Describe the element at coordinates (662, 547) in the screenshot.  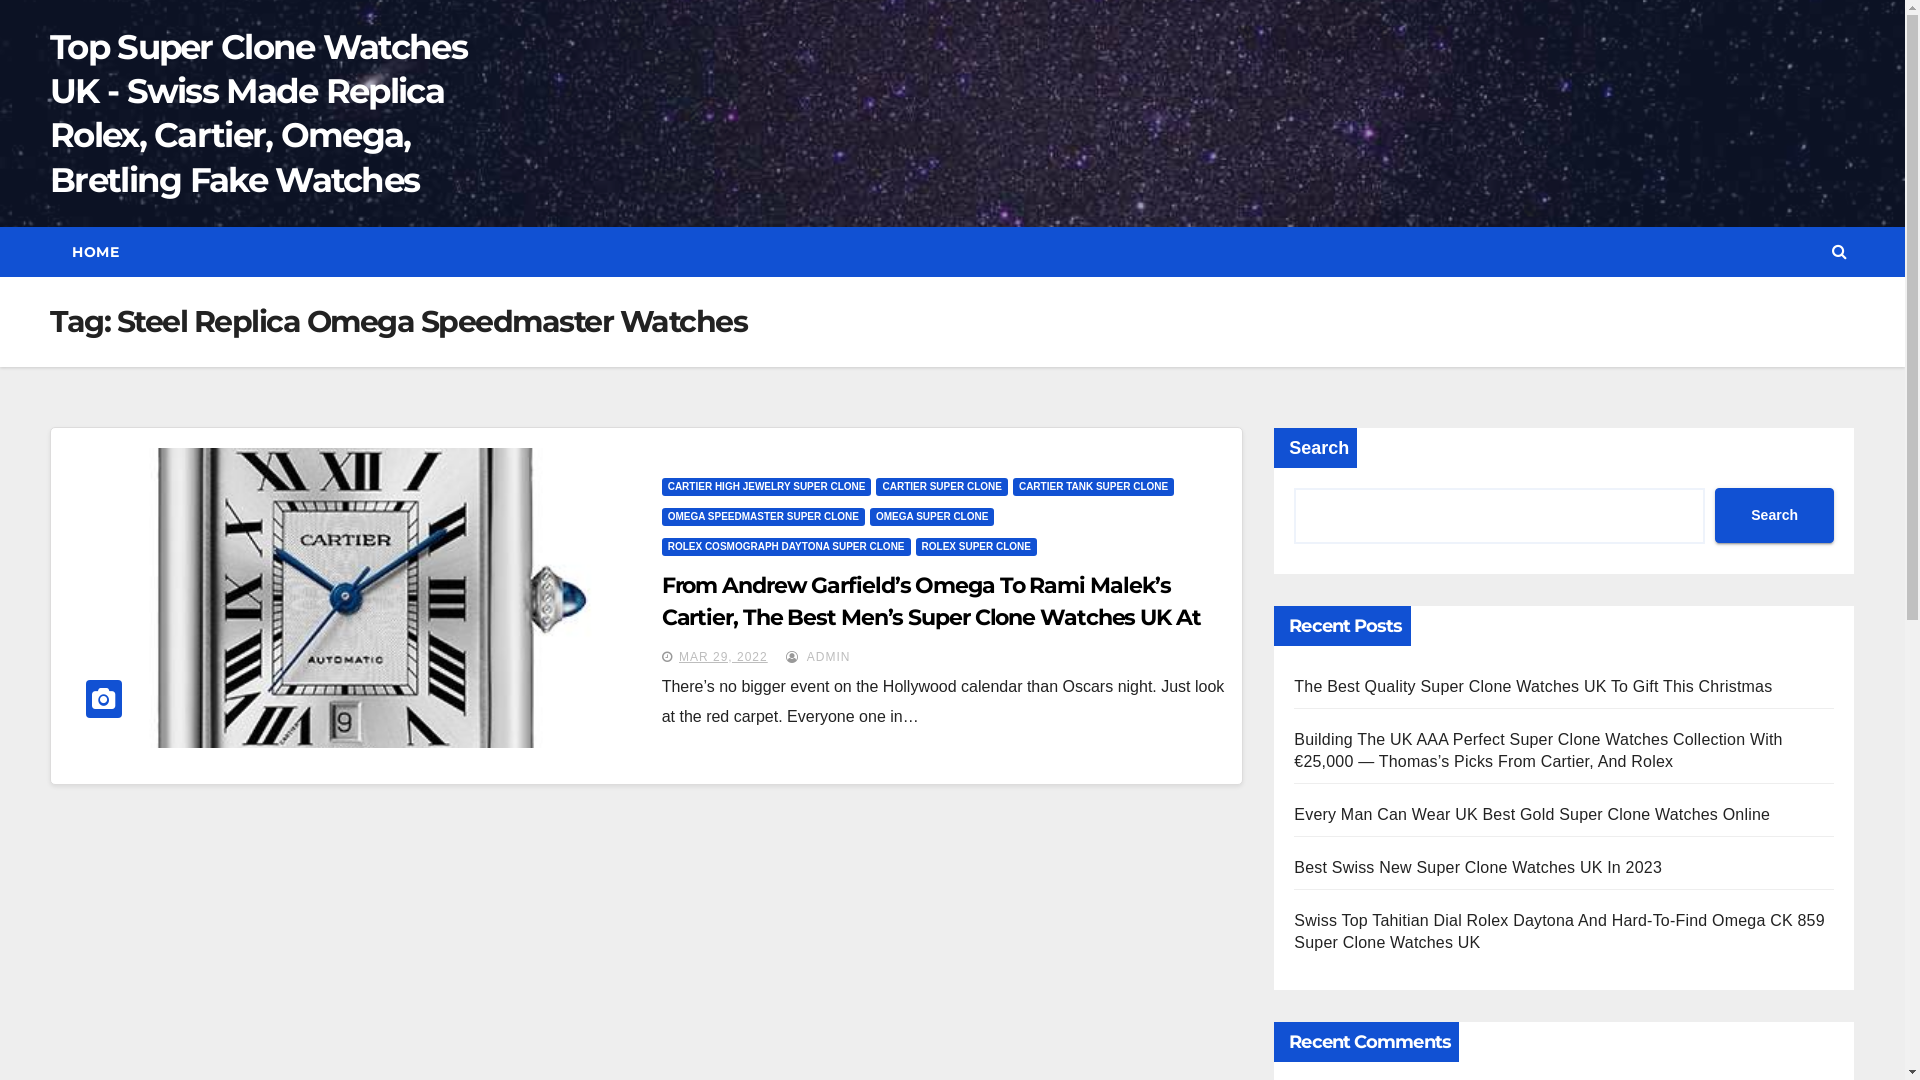
I see `'ROLEX COSMOGRAPH DAYTONA SUPER CLONE'` at that location.